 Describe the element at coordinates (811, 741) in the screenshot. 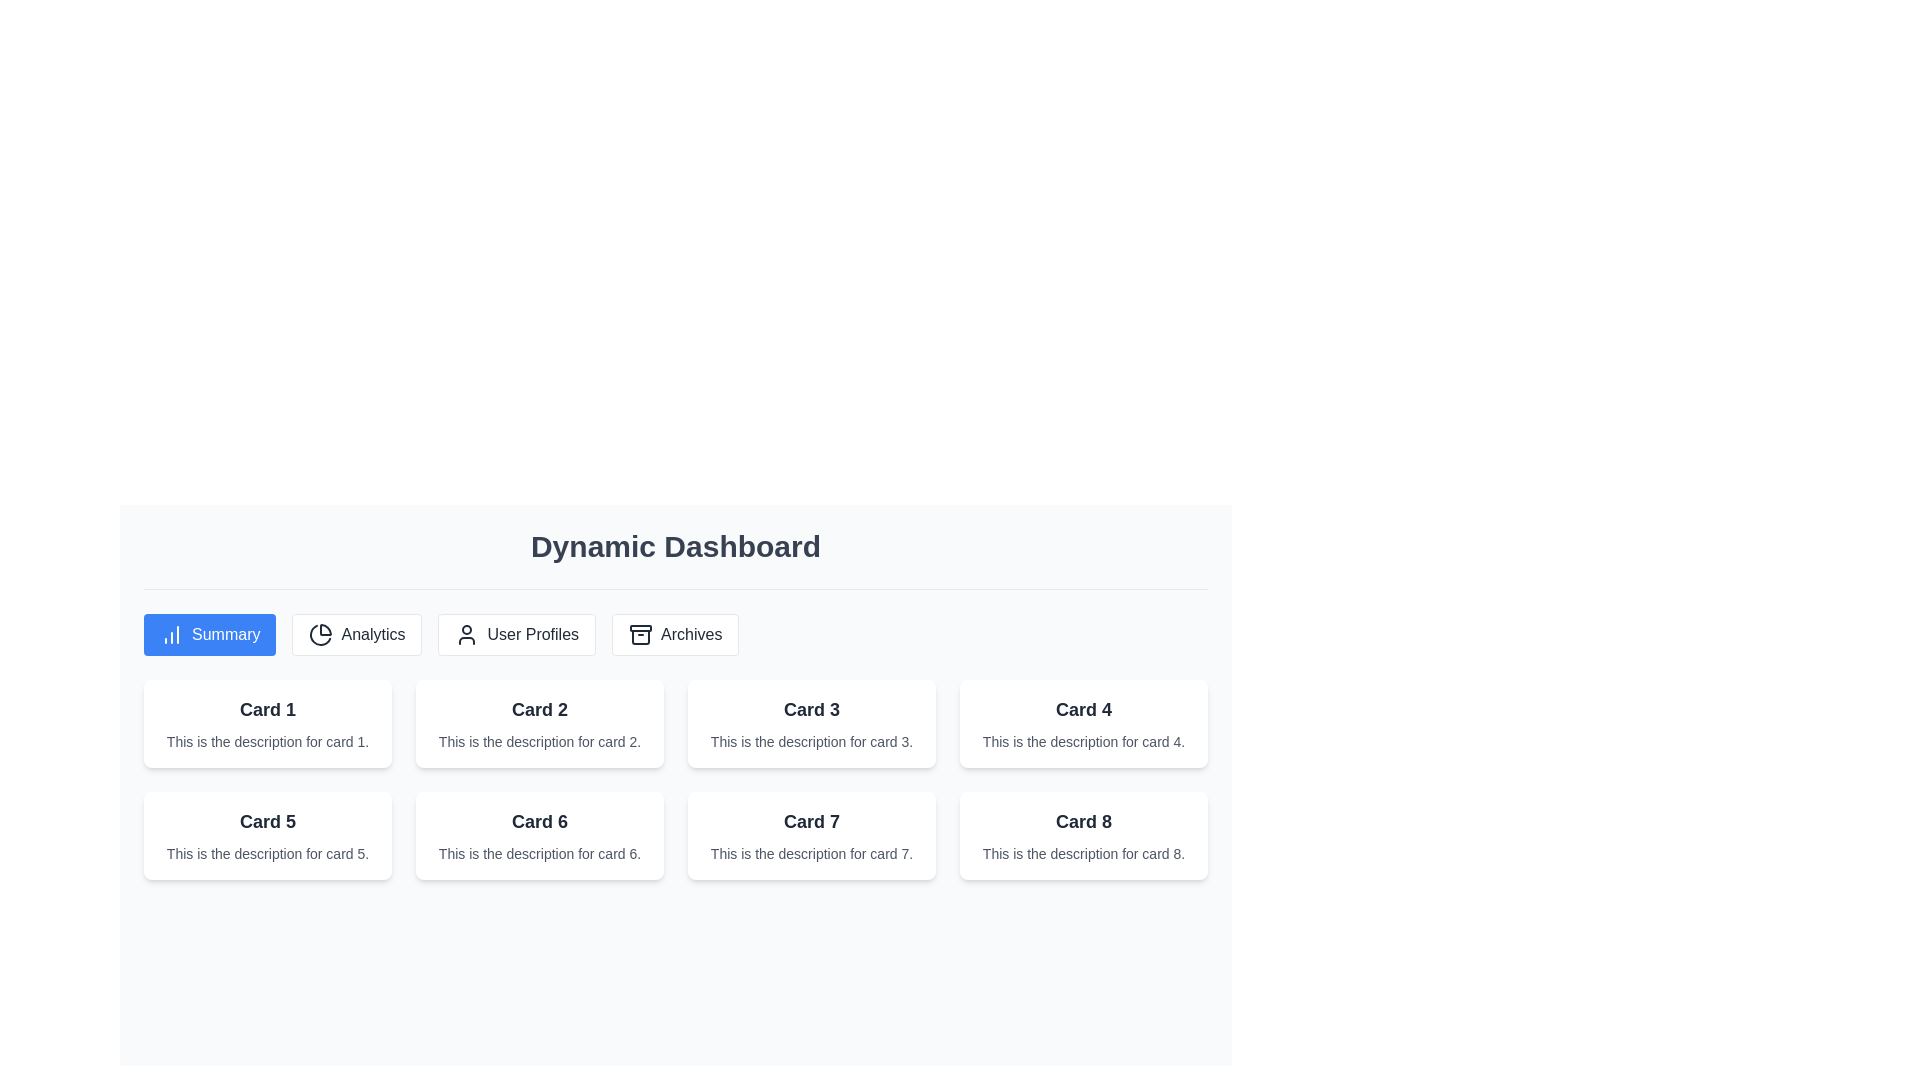

I see `the Text Label that describes 'This is the description for card 3.' located in 'Card 3' below the main header` at that location.